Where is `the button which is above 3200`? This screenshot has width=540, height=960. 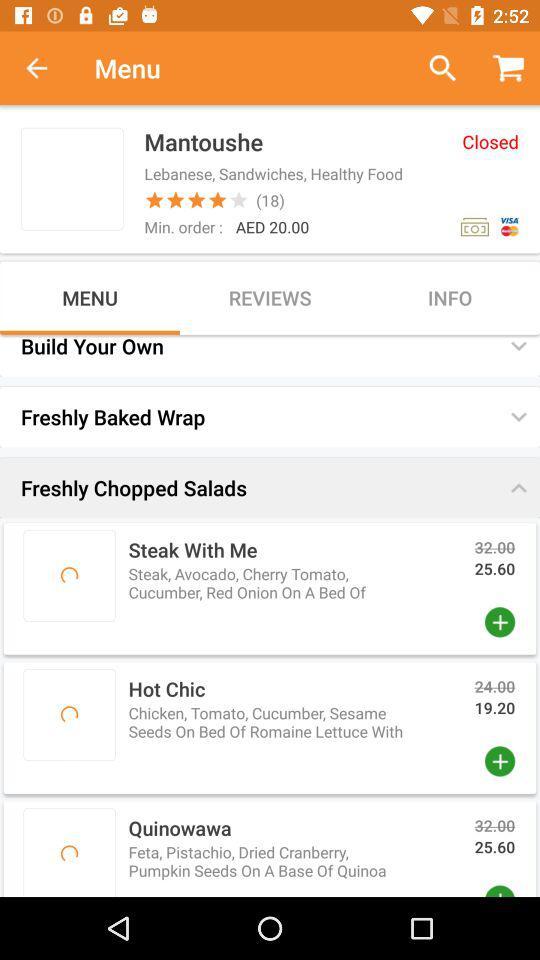 the button which is above 3200 is located at coordinates (518, 486).